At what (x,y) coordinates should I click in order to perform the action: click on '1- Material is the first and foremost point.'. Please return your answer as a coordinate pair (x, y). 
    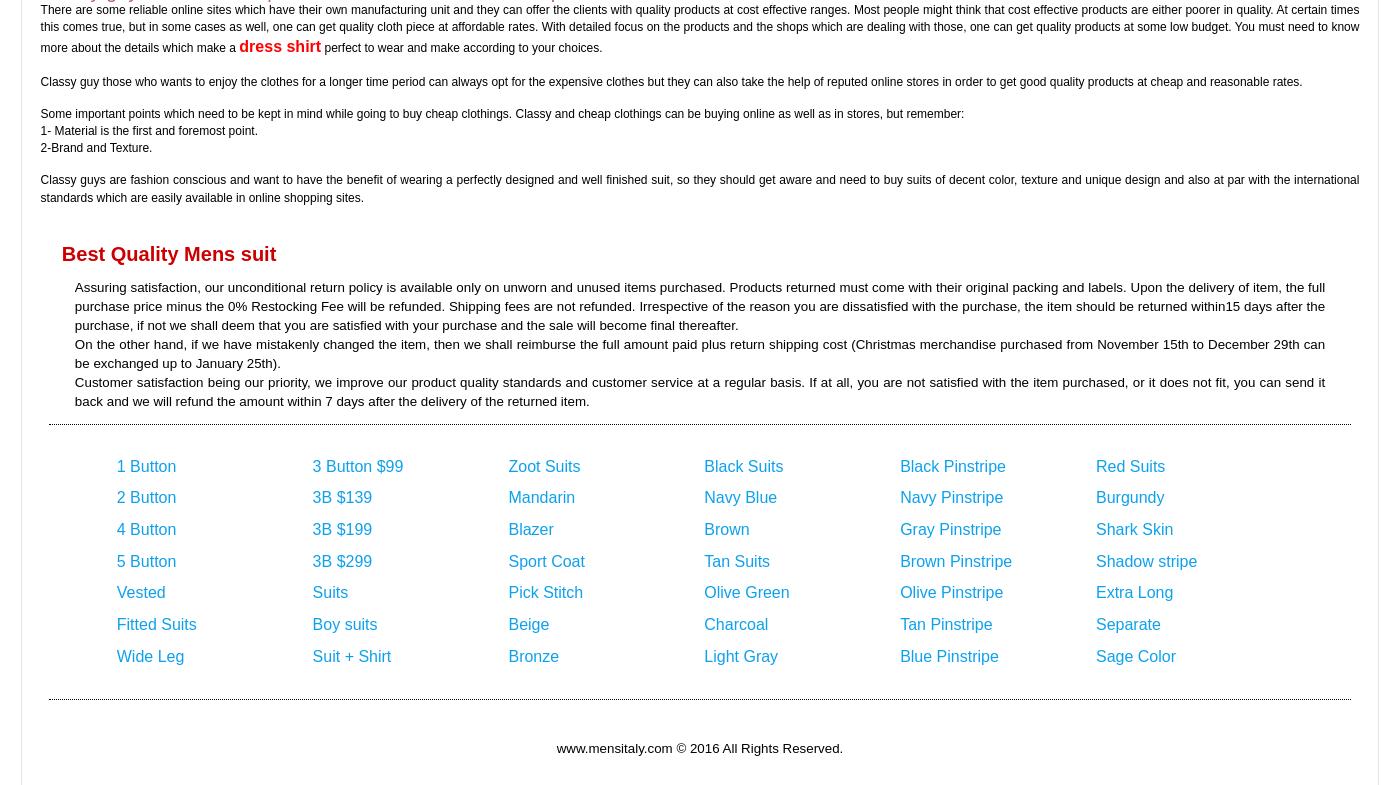
    Looking at the image, I should click on (40, 130).